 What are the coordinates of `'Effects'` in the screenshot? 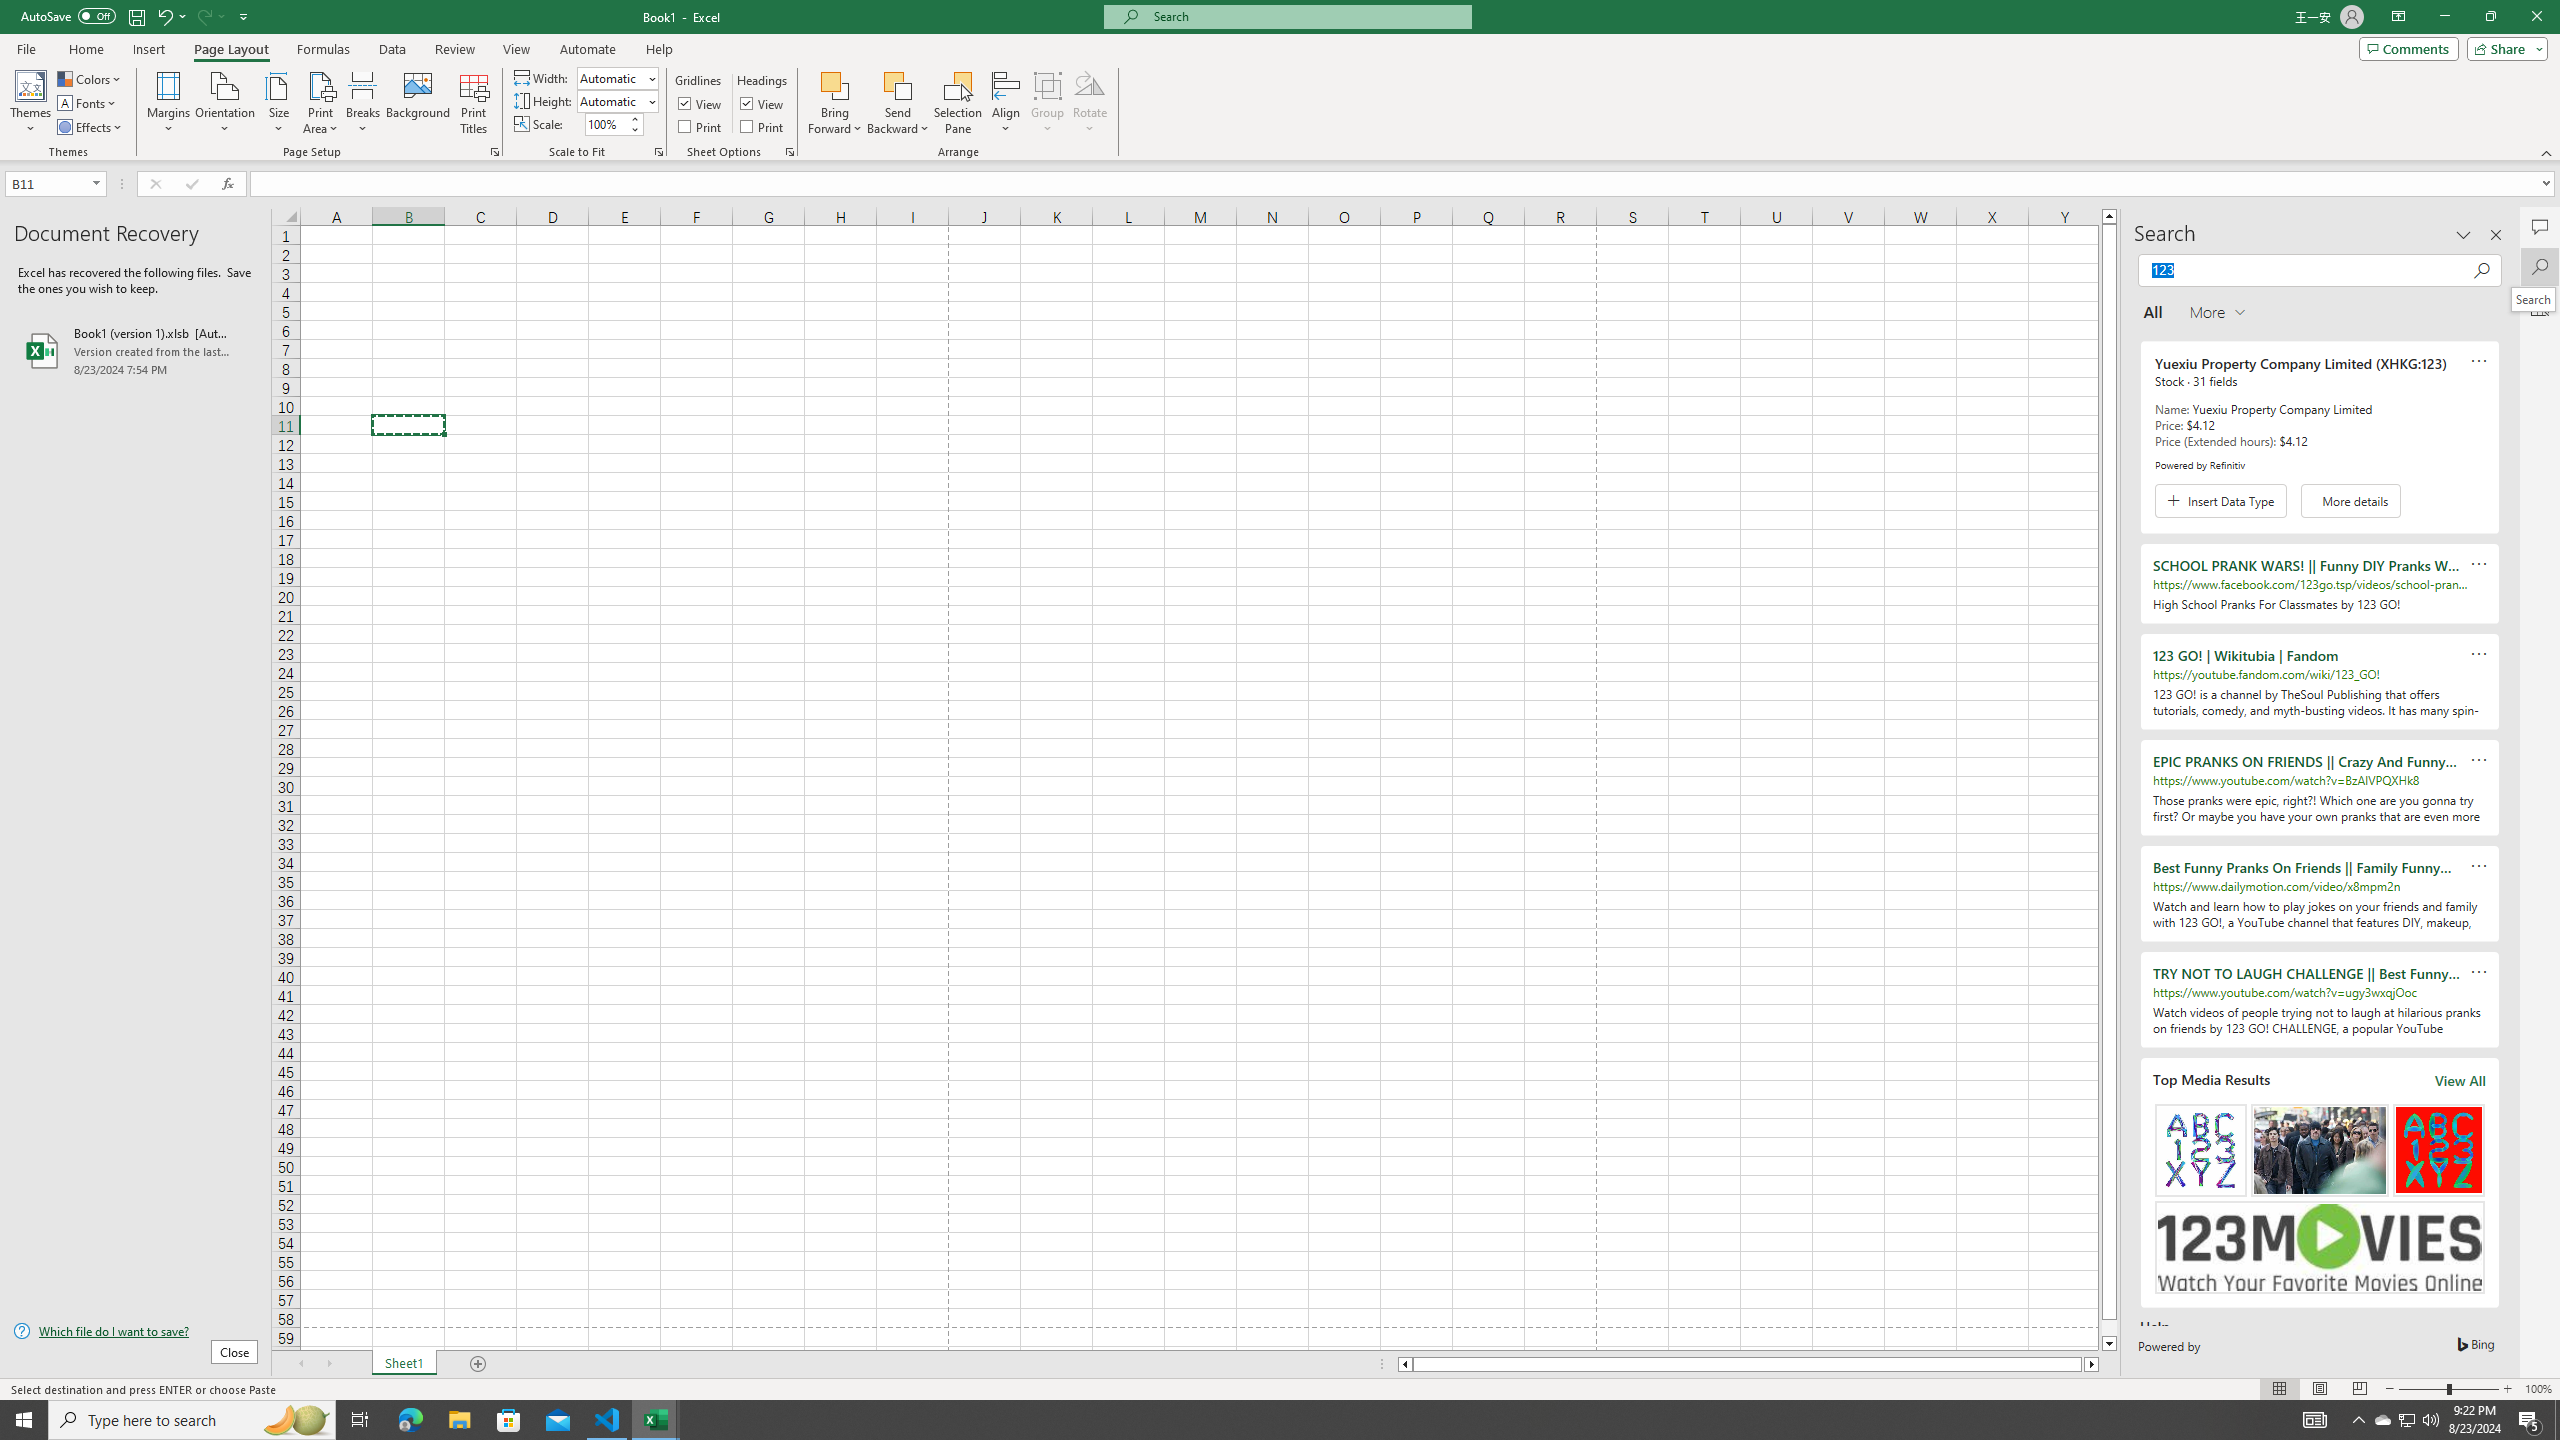 It's located at (89, 127).